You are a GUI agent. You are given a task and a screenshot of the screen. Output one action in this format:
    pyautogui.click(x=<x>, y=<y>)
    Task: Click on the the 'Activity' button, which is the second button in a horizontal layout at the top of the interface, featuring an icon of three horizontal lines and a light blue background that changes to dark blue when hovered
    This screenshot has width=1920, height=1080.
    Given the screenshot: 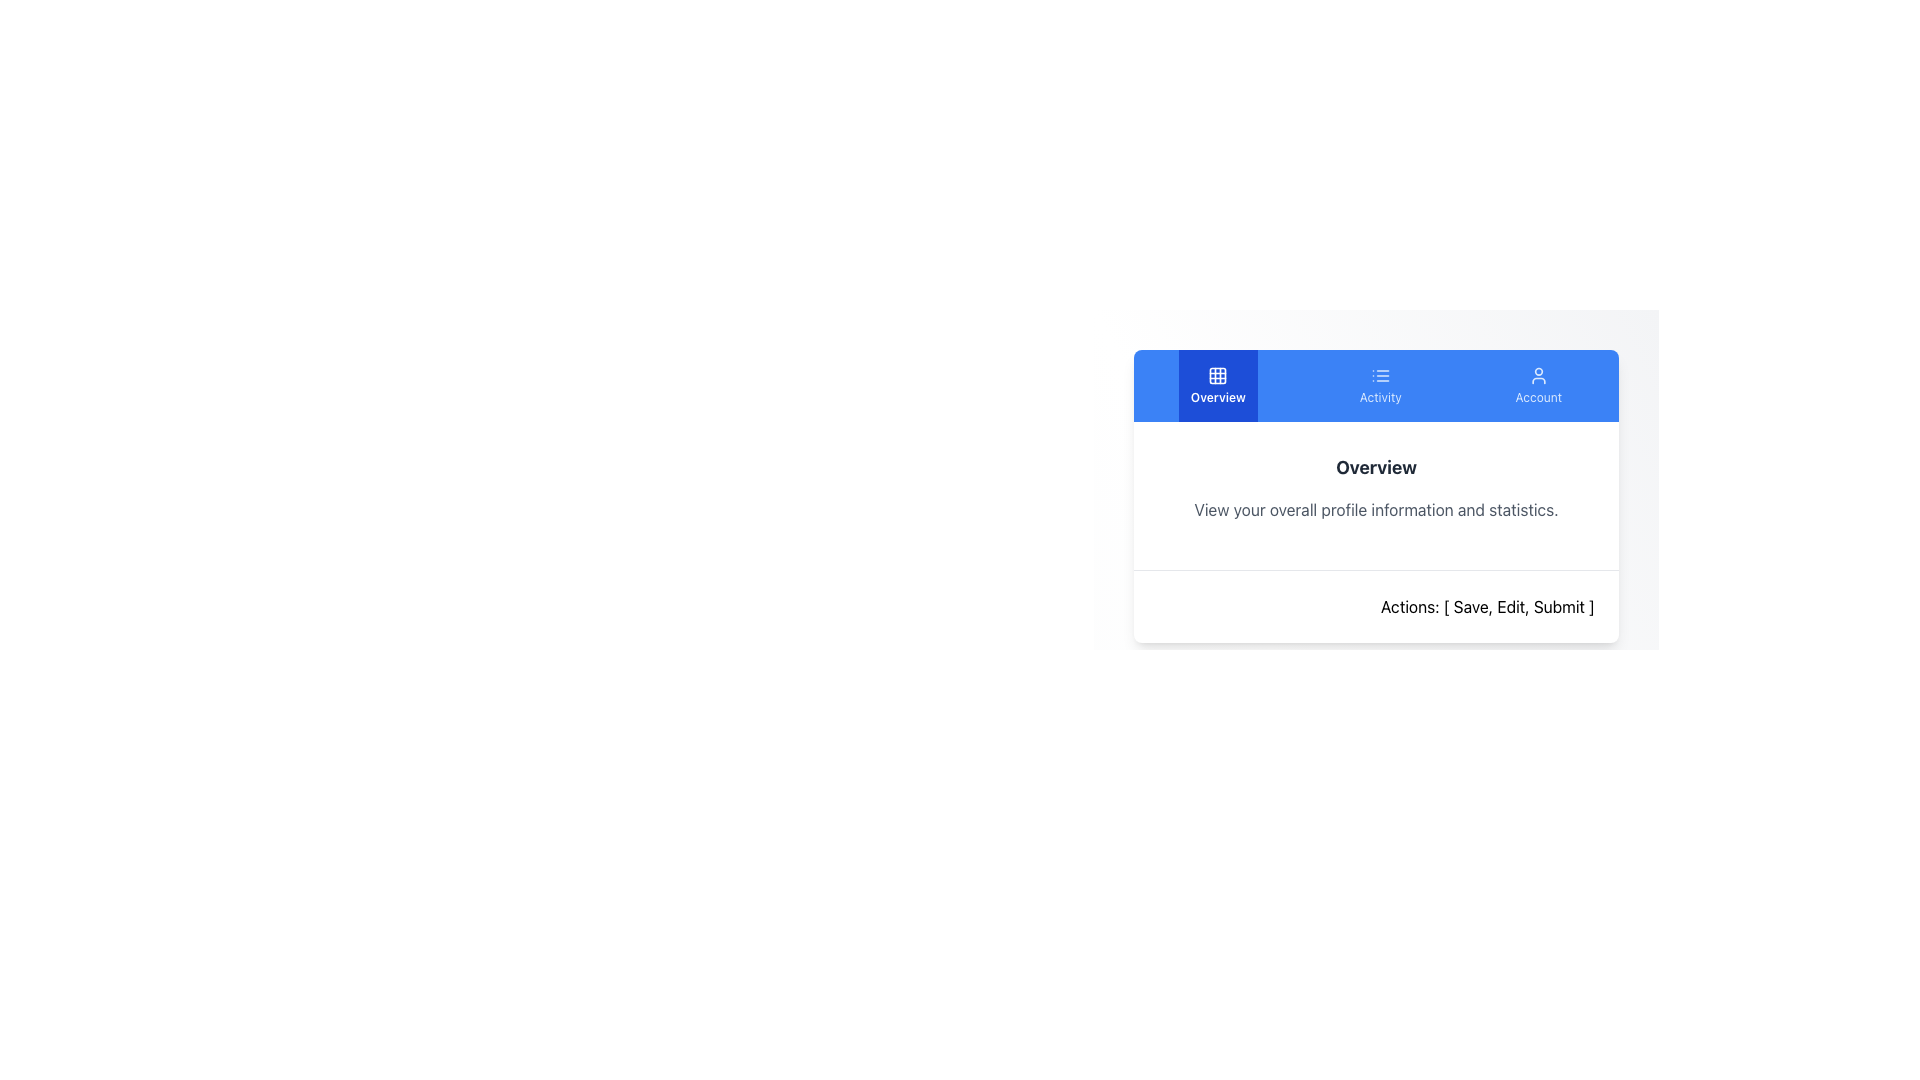 What is the action you would take?
    pyautogui.click(x=1379, y=385)
    